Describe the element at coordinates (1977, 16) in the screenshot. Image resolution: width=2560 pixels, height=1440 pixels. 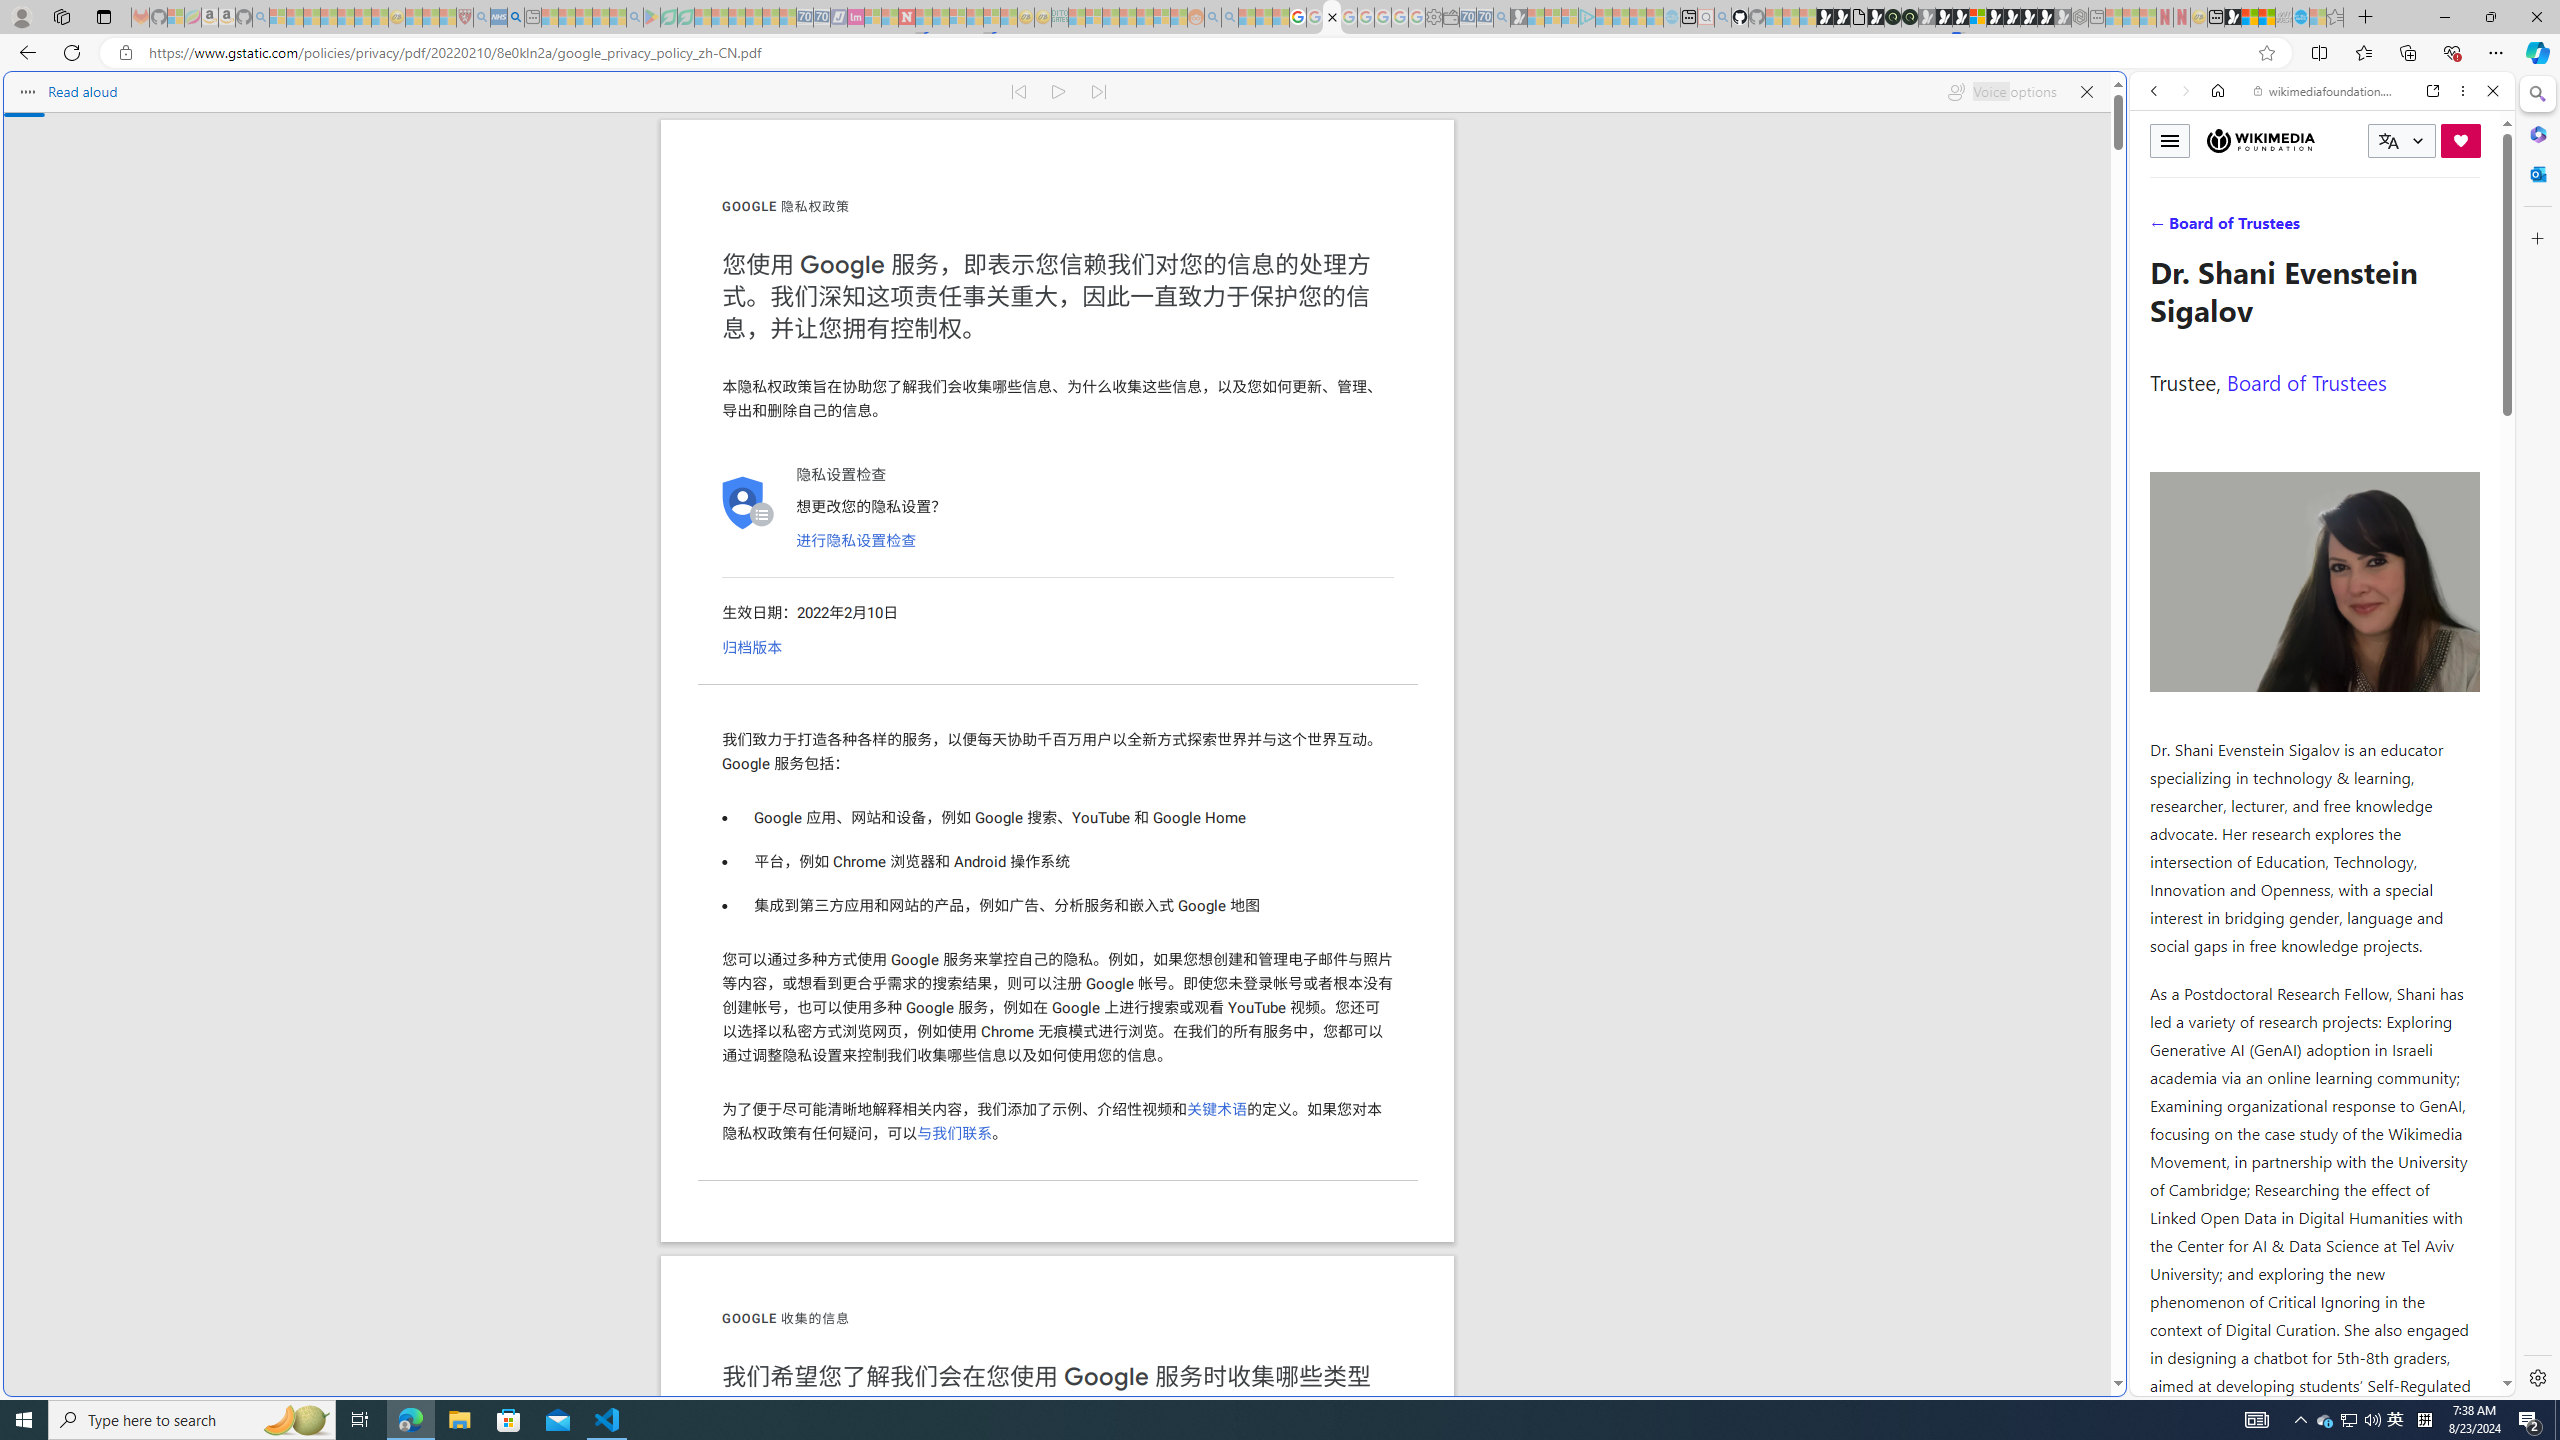
I see `'Sign in to your account'` at that location.